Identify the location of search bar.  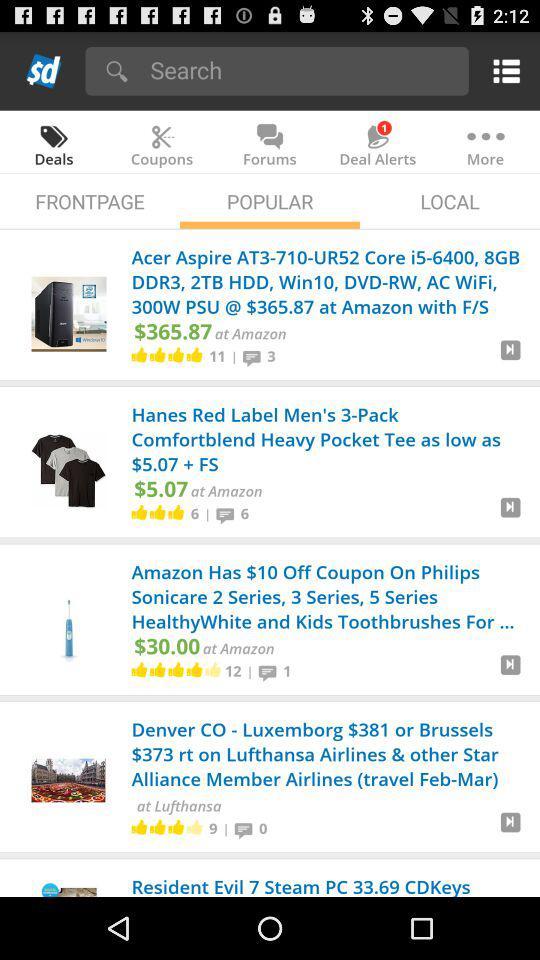
(302, 69).